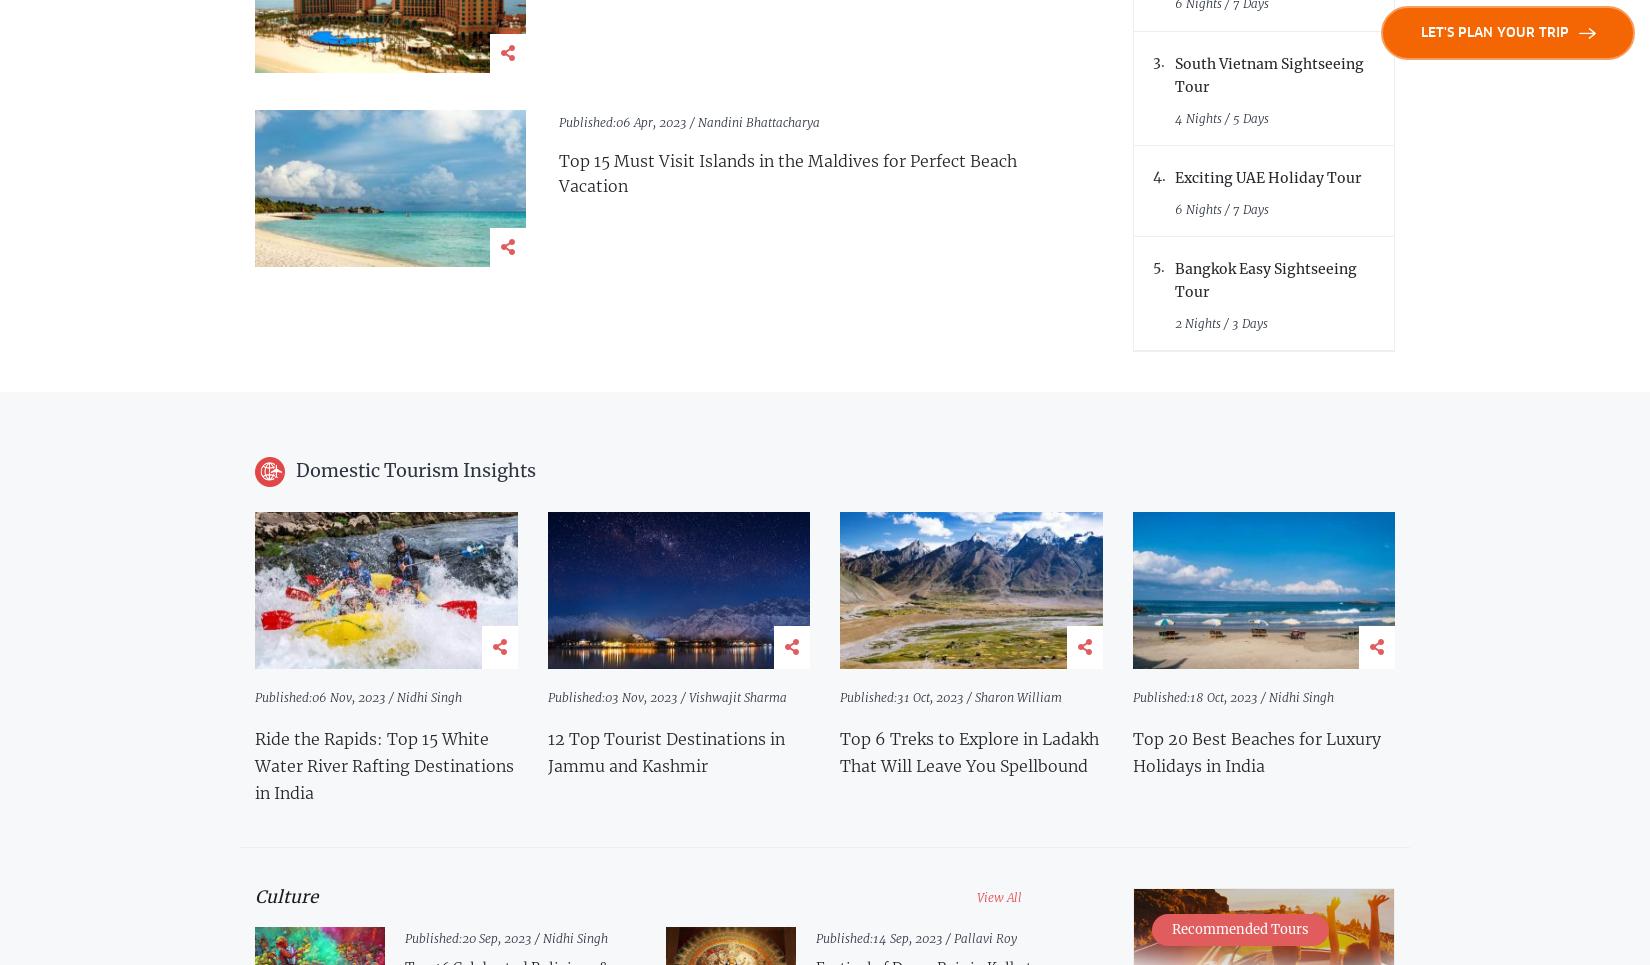  What do you see at coordinates (913, 937) in the screenshot?
I see `'14 Sep, 2023 /'` at bounding box center [913, 937].